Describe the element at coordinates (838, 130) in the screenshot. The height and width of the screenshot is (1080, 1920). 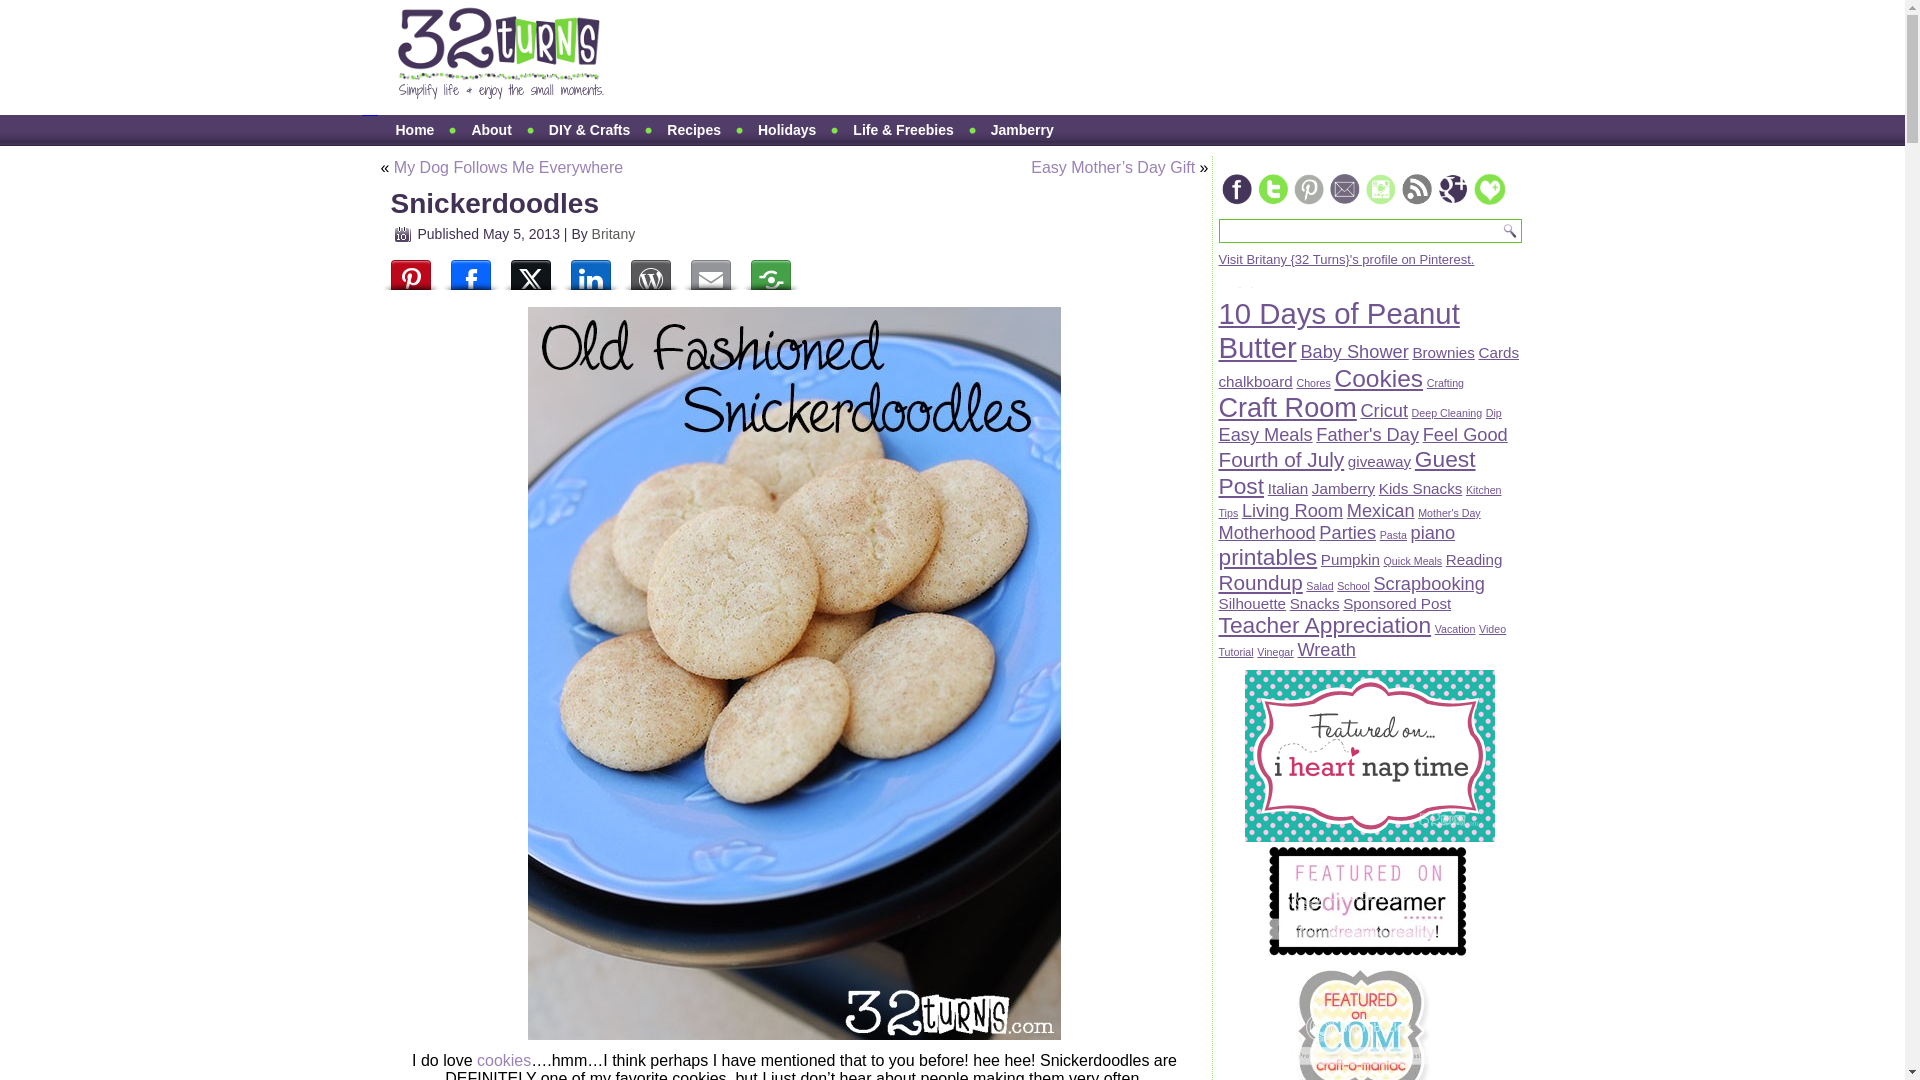
I see `'Life & Freebies'` at that location.